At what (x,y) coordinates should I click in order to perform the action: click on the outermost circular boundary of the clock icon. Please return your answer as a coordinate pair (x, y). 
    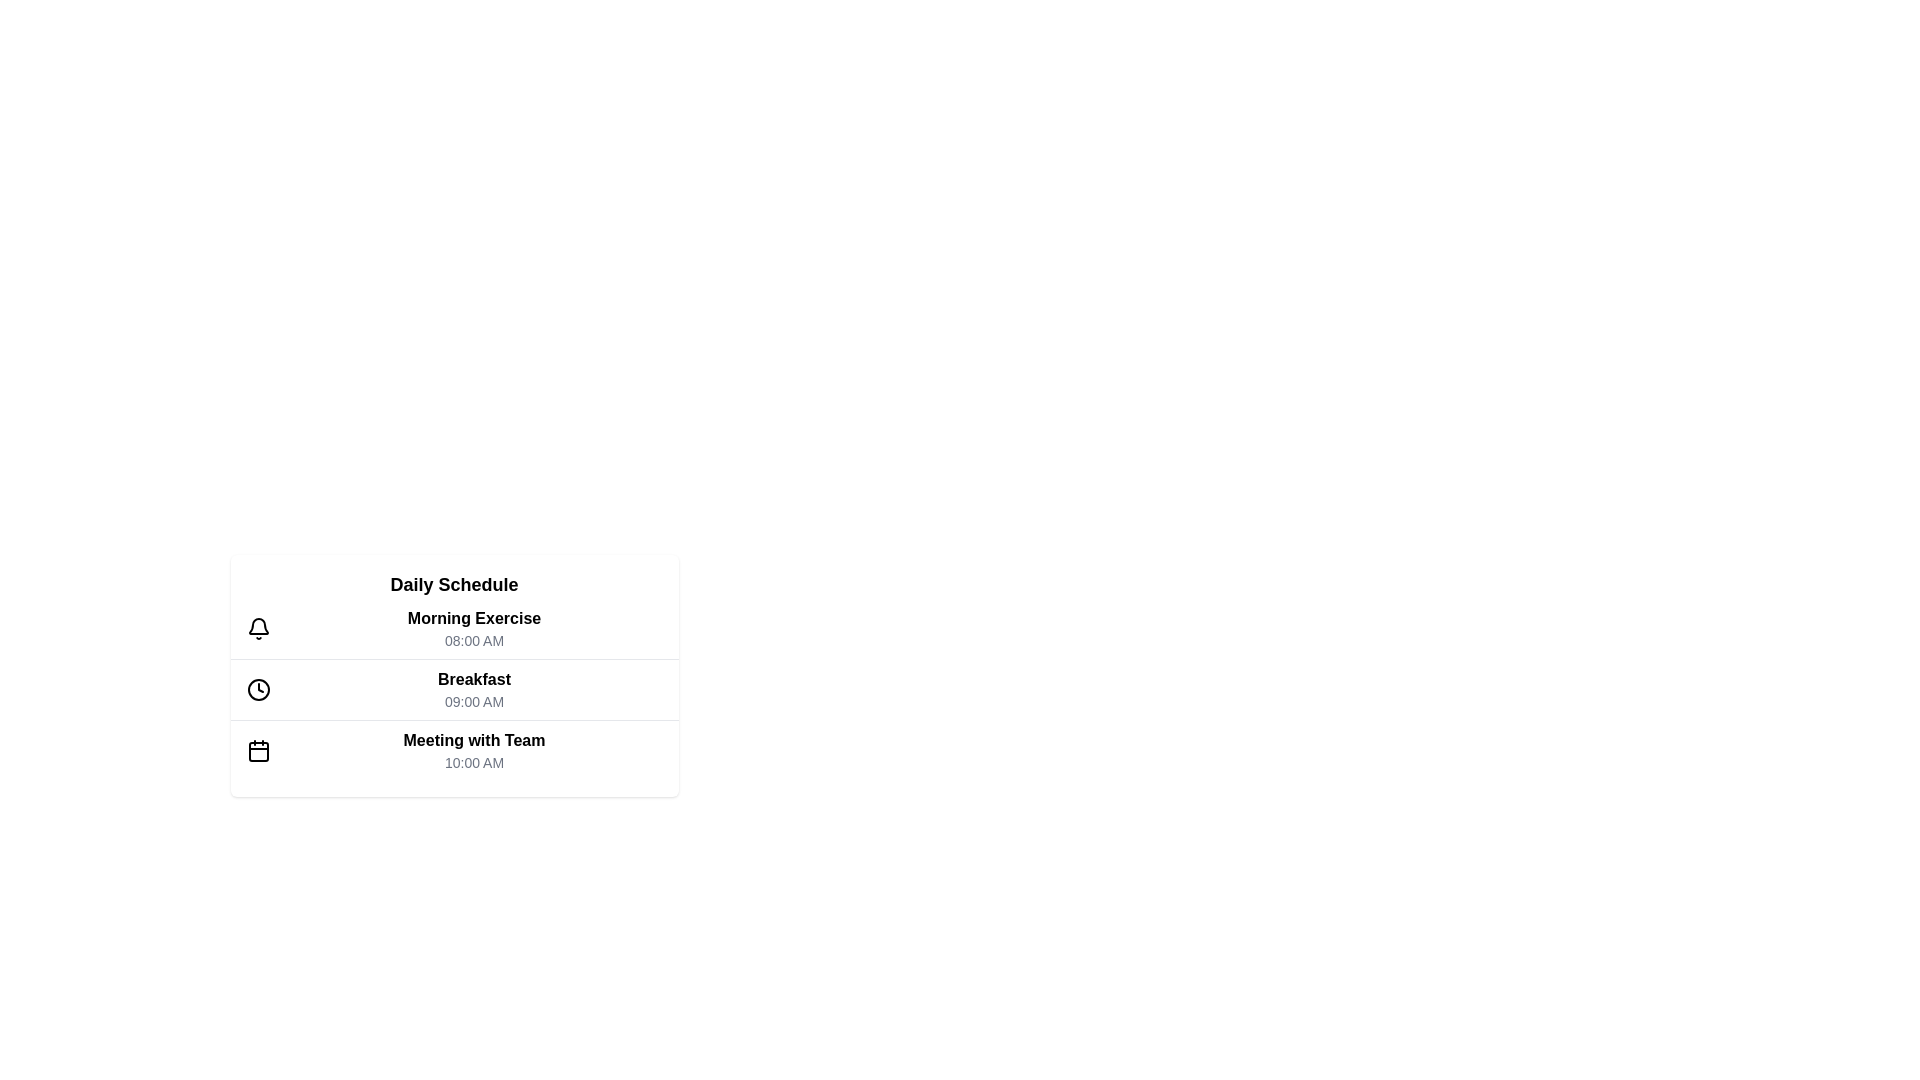
    Looking at the image, I should click on (257, 689).